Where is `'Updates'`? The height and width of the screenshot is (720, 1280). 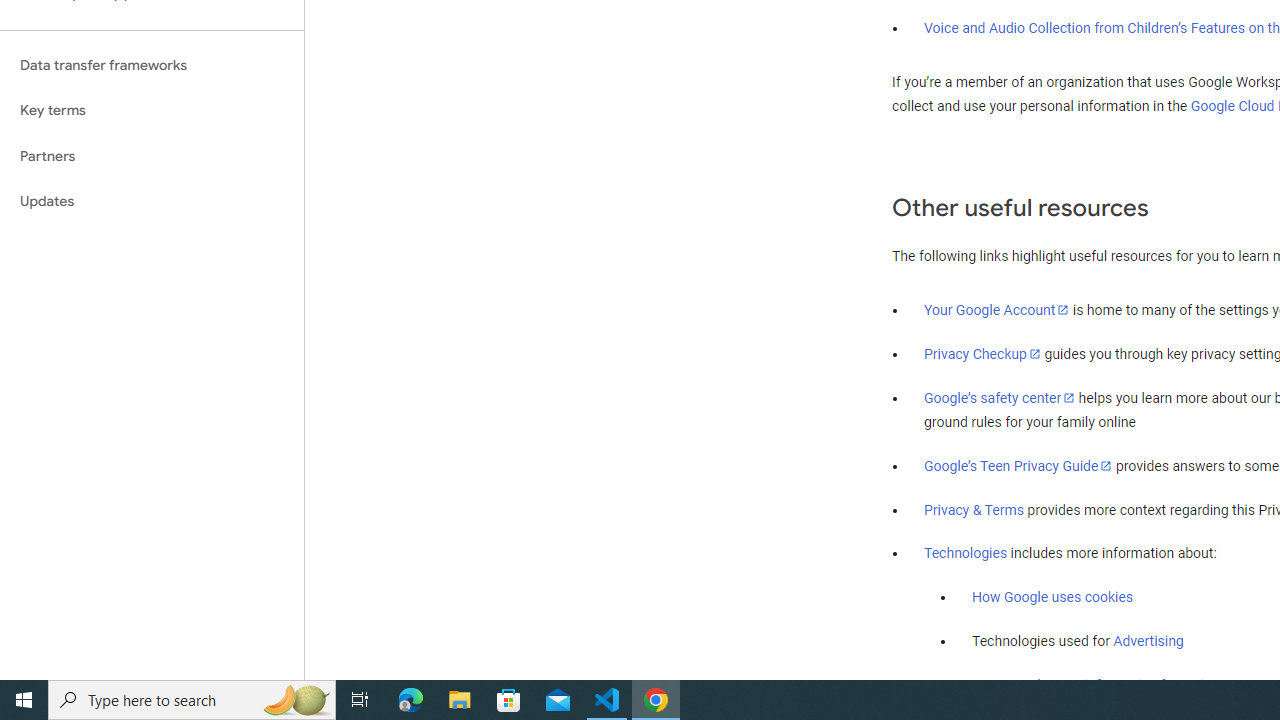 'Updates' is located at coordinates (151, 201).